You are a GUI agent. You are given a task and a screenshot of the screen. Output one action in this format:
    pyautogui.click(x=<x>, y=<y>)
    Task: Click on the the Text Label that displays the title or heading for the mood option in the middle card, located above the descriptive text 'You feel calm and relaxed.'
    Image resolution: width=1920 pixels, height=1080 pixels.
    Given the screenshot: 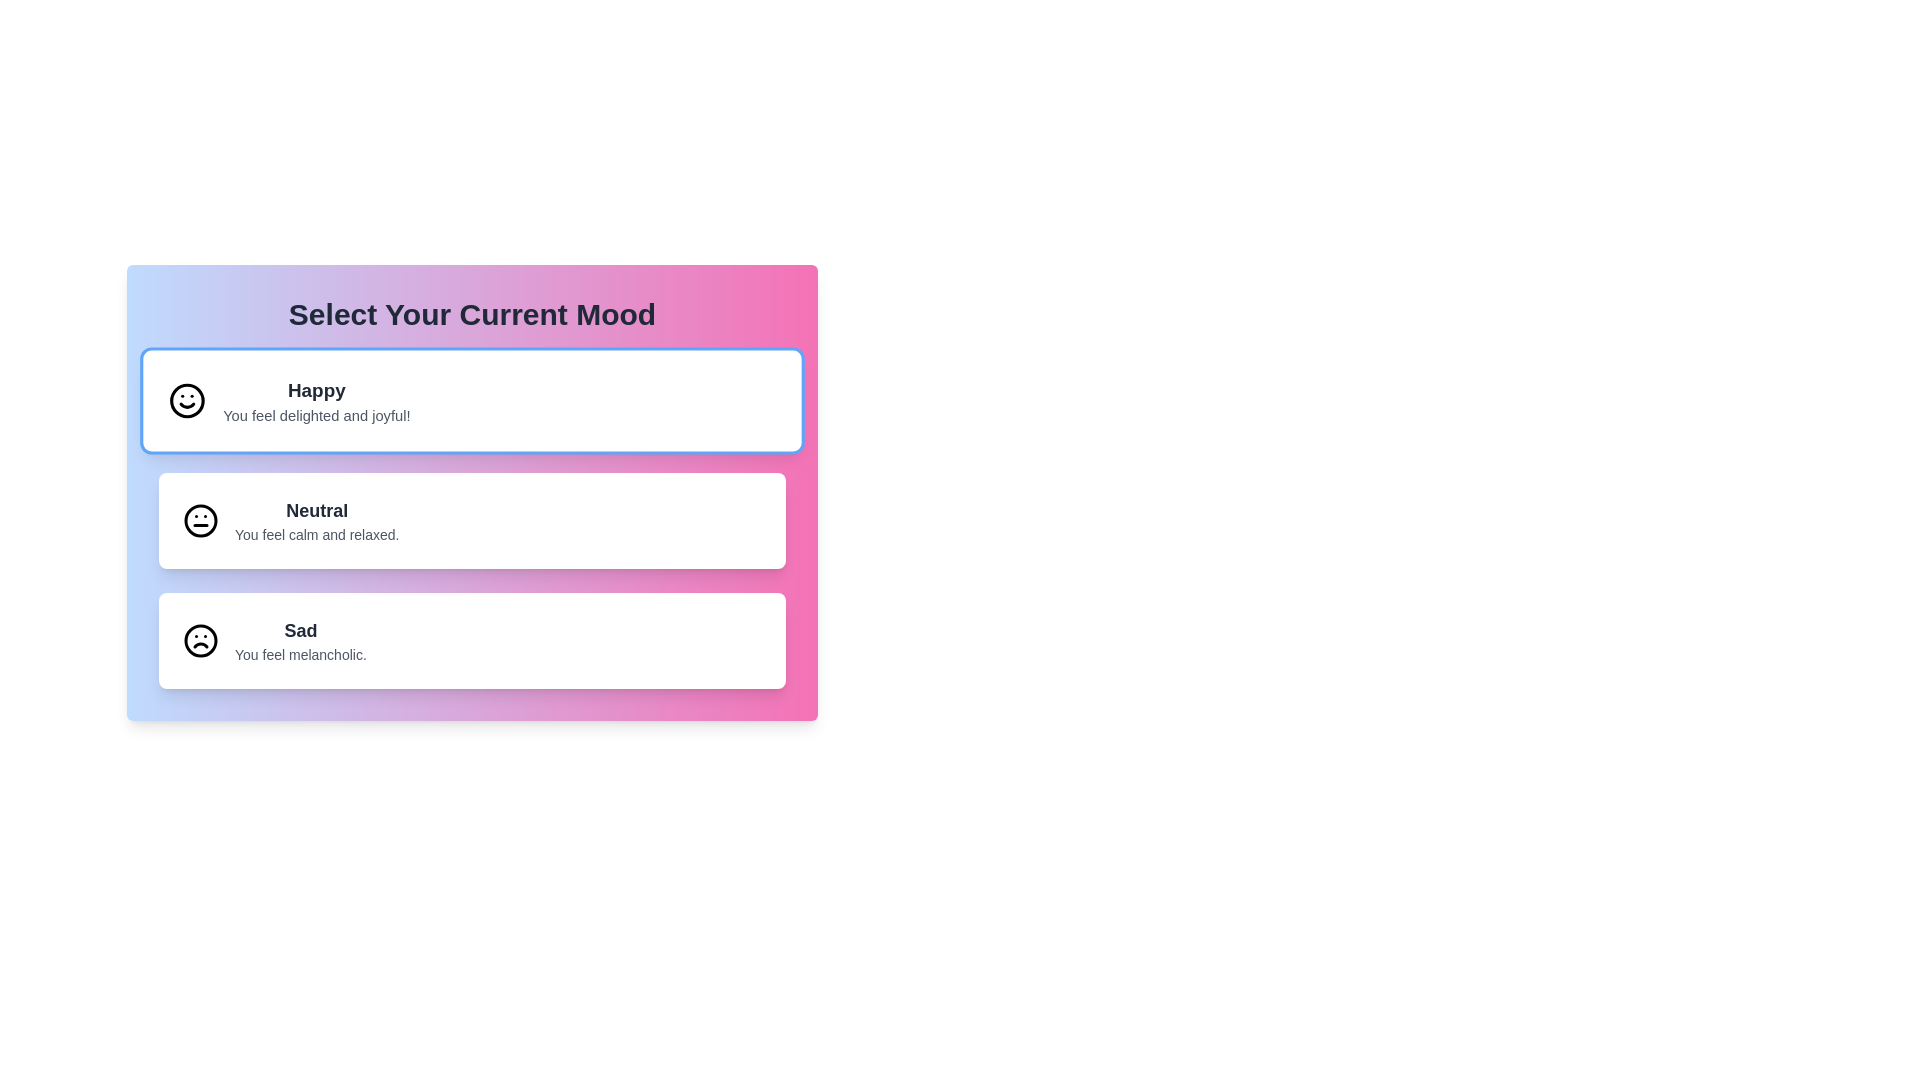 What is the action you would take?
    pyautogui.click(x=316, y=509)
    